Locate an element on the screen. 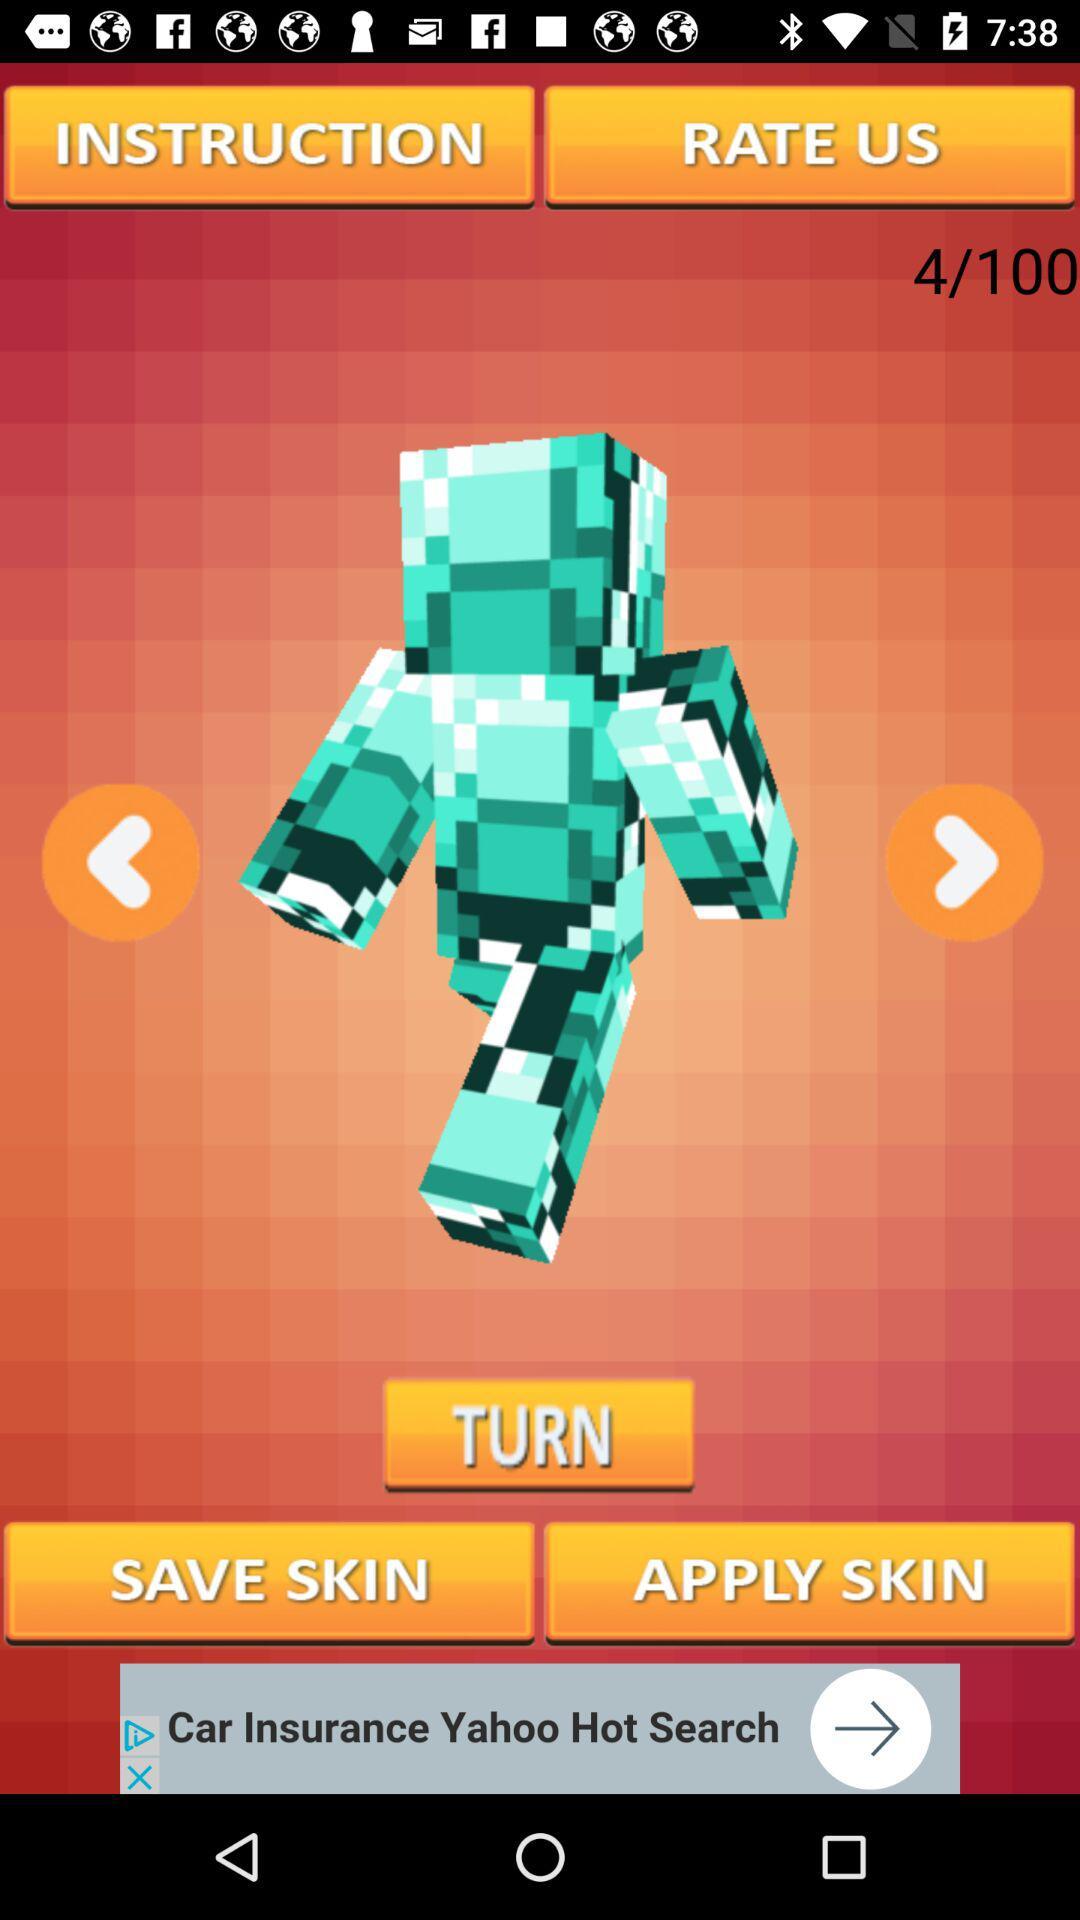  option is located at coordinates (810, 1580).